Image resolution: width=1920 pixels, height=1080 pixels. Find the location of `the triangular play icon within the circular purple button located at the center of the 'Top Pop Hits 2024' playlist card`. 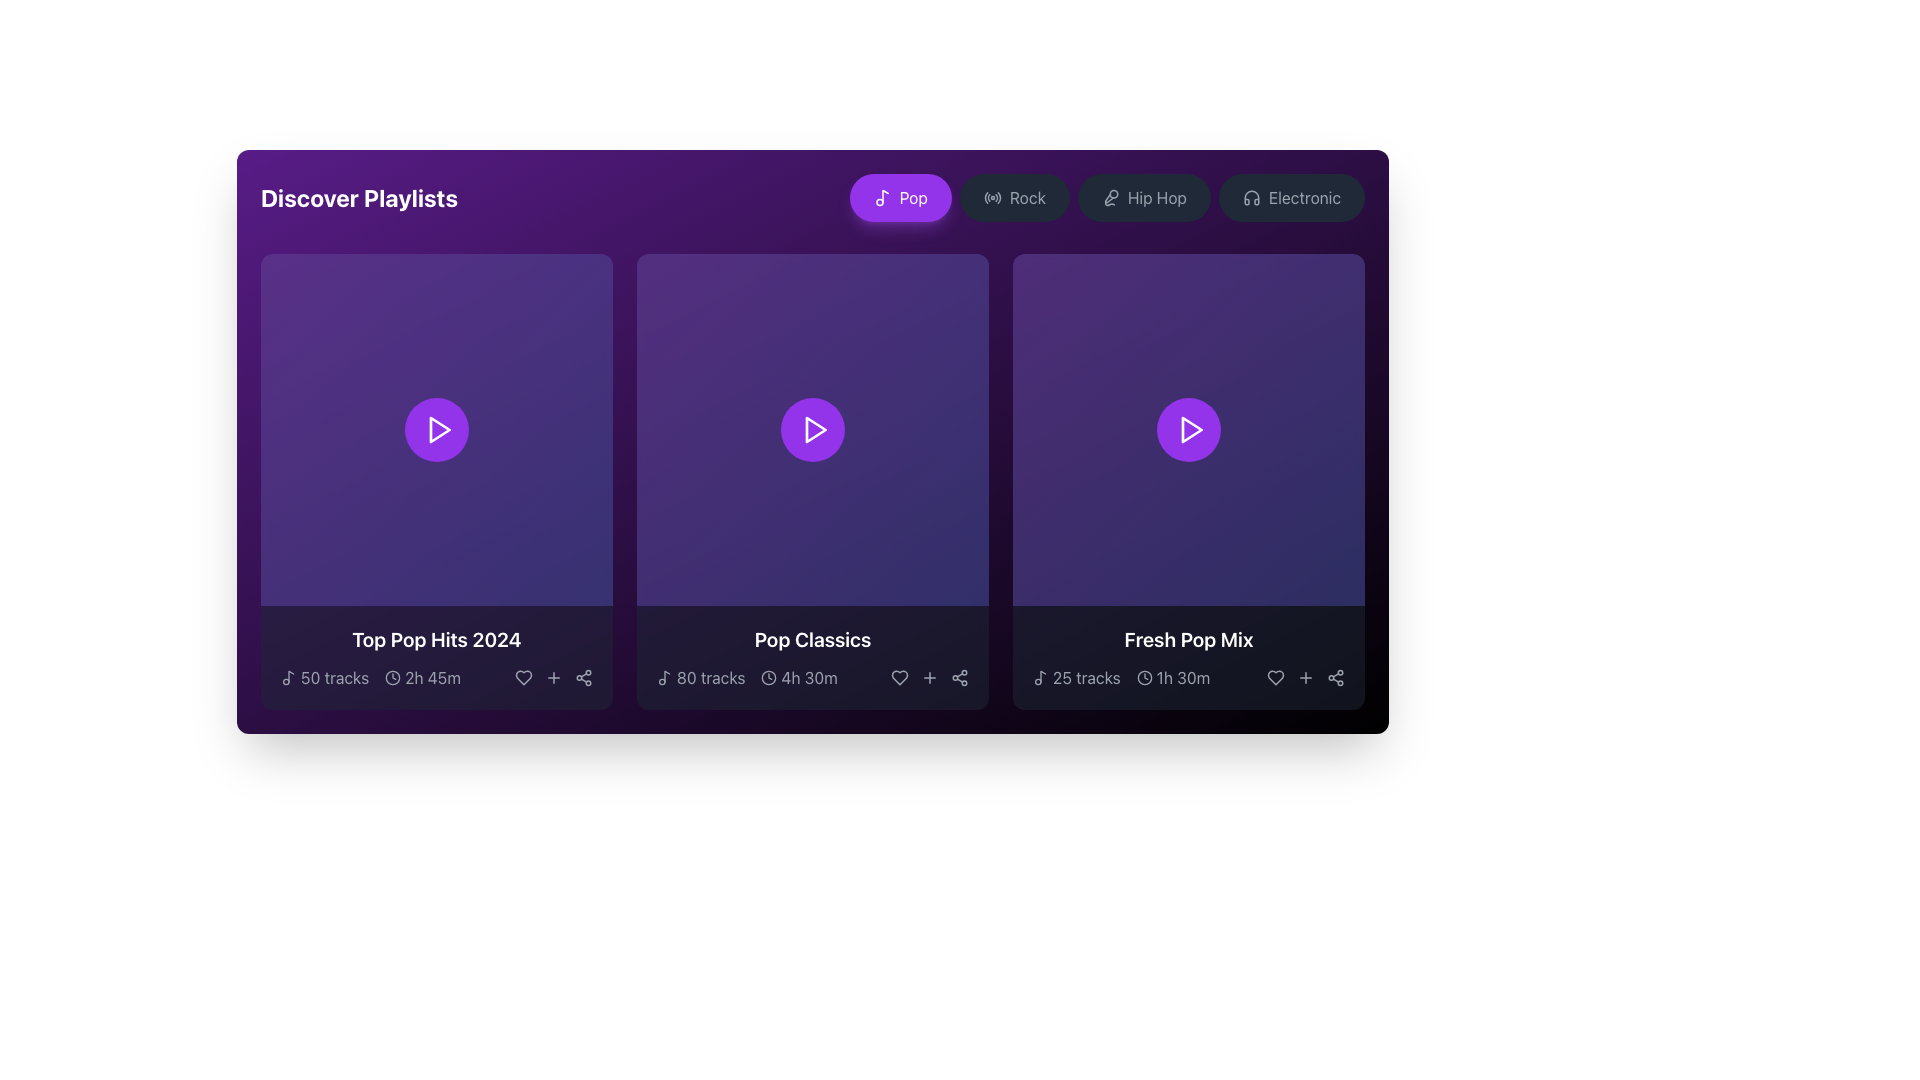

the triangular play icon within the circular purple button located at the center of the 'Top Pop Hits 2024' playlist card is located at coordinates (437, 428).